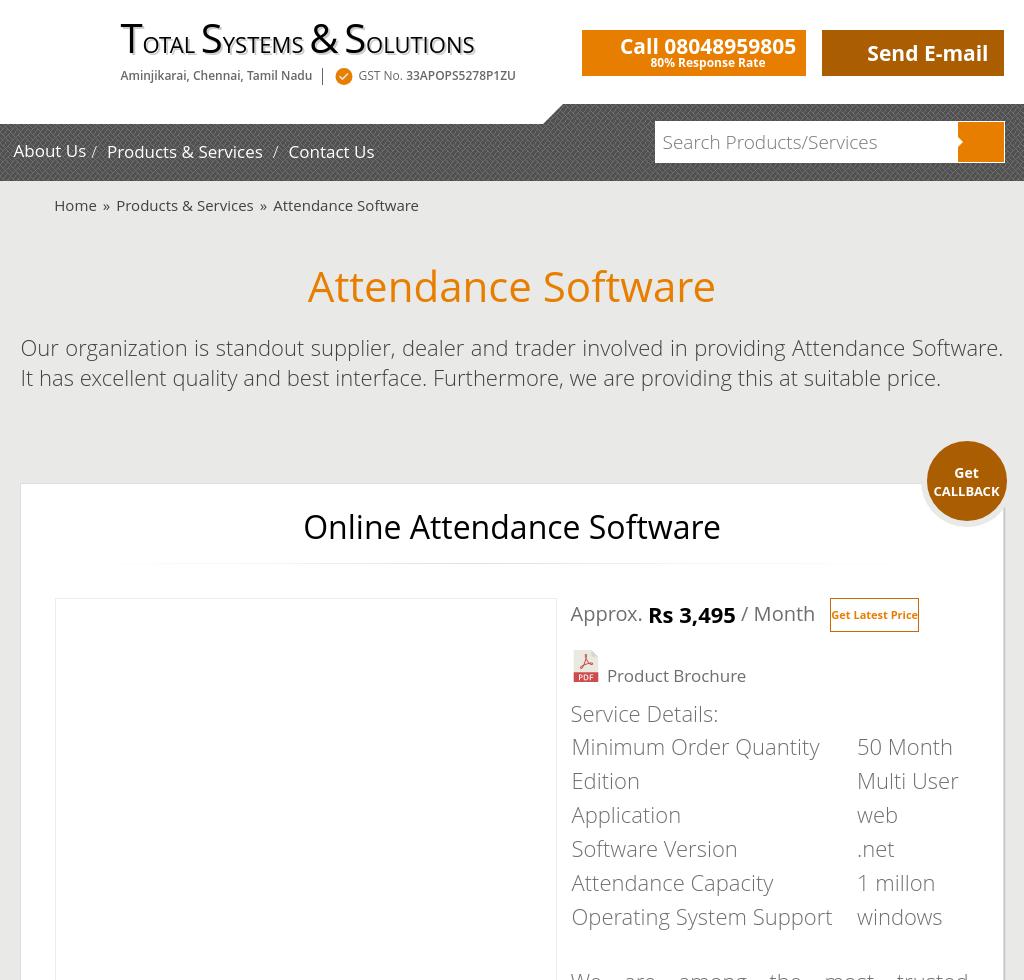 The image size is (1024, 980). I want to click on 'Edition', so click(604, 779).